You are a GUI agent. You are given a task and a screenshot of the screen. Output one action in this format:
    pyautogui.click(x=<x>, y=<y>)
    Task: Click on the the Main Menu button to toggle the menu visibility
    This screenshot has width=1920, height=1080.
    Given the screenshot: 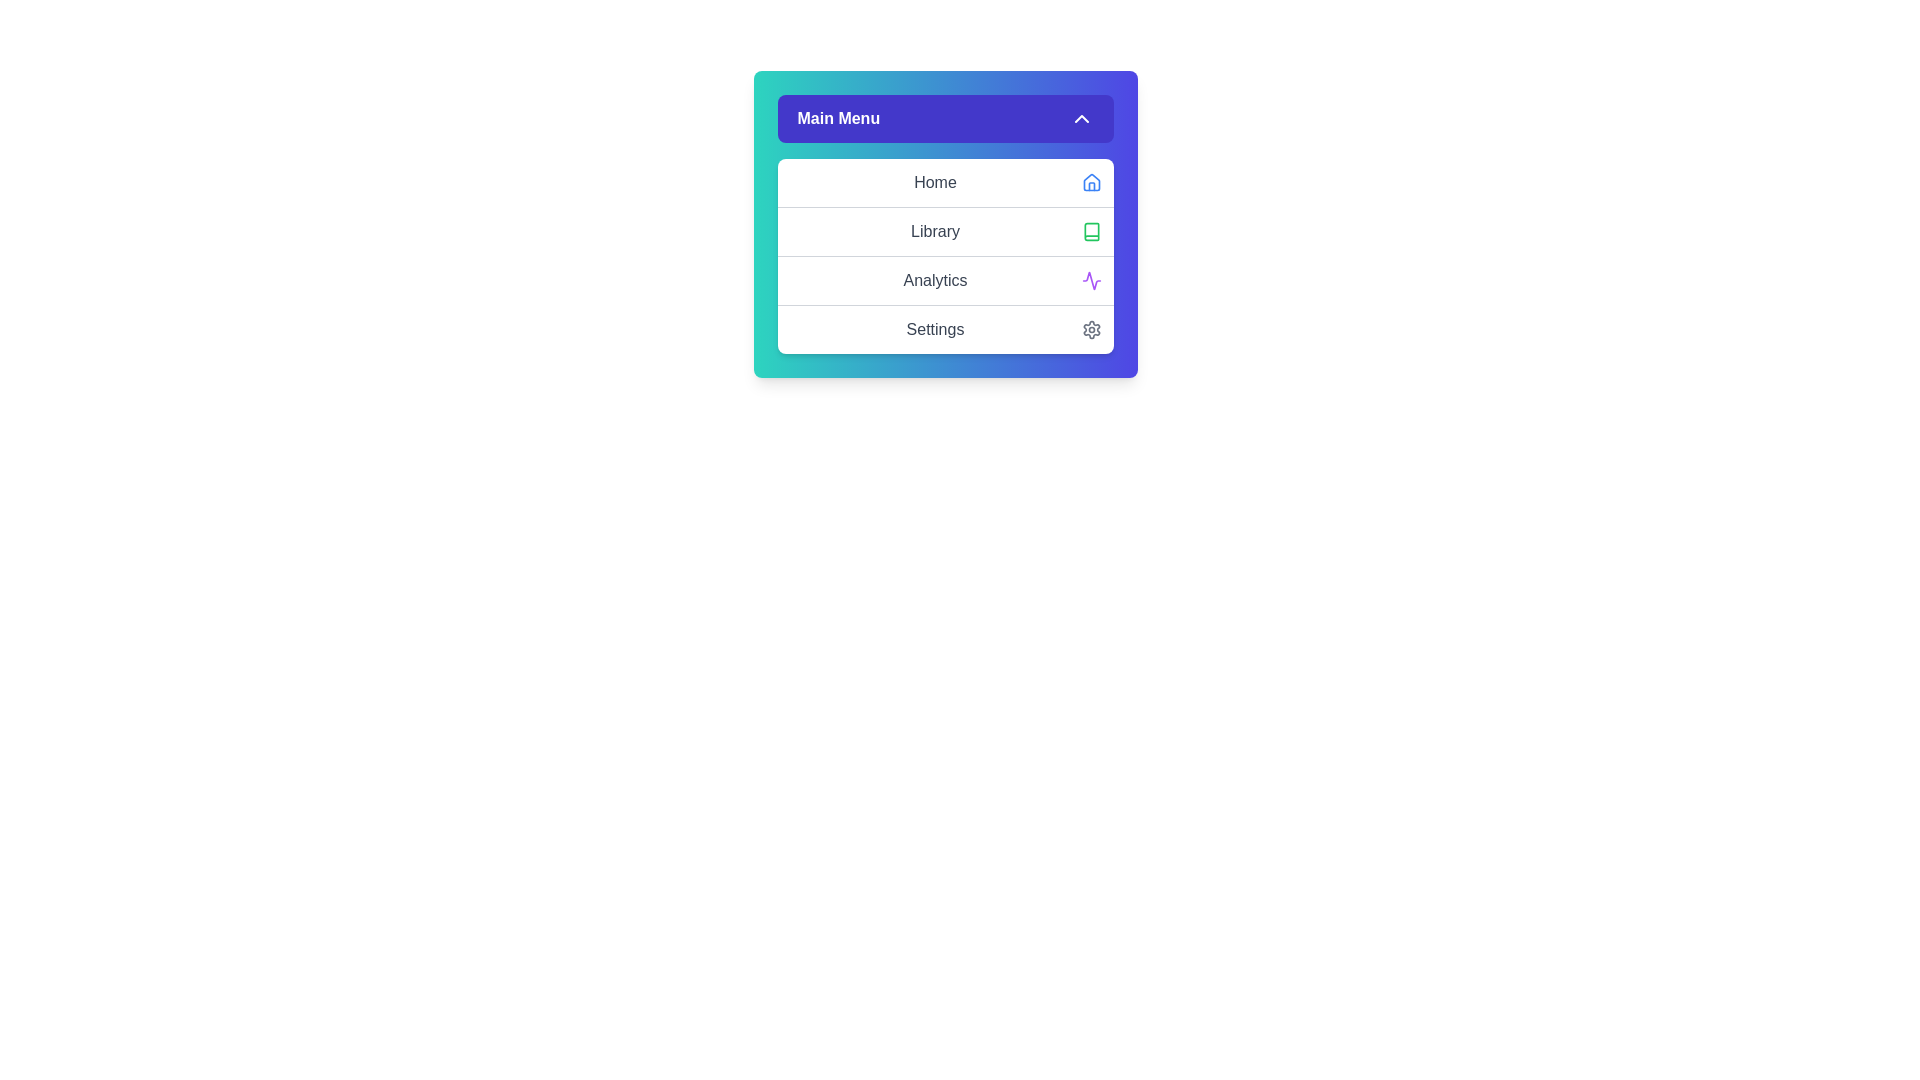 What is the action you would take?
    pyautogui.click(x=944, y=119)
    